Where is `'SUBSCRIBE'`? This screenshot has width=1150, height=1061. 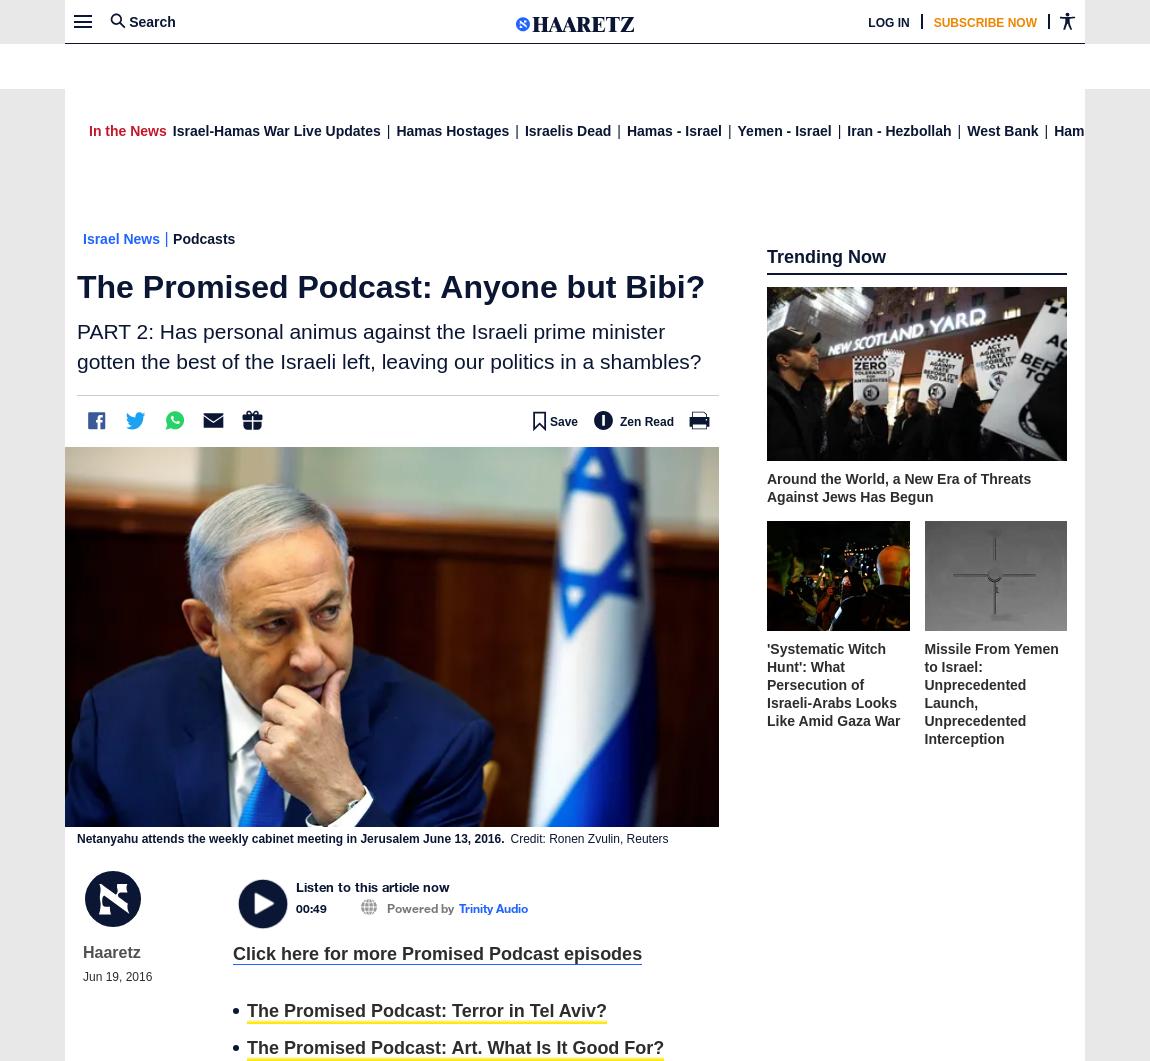 'SUBSCRIBE' is located at coordinates (772, 21).